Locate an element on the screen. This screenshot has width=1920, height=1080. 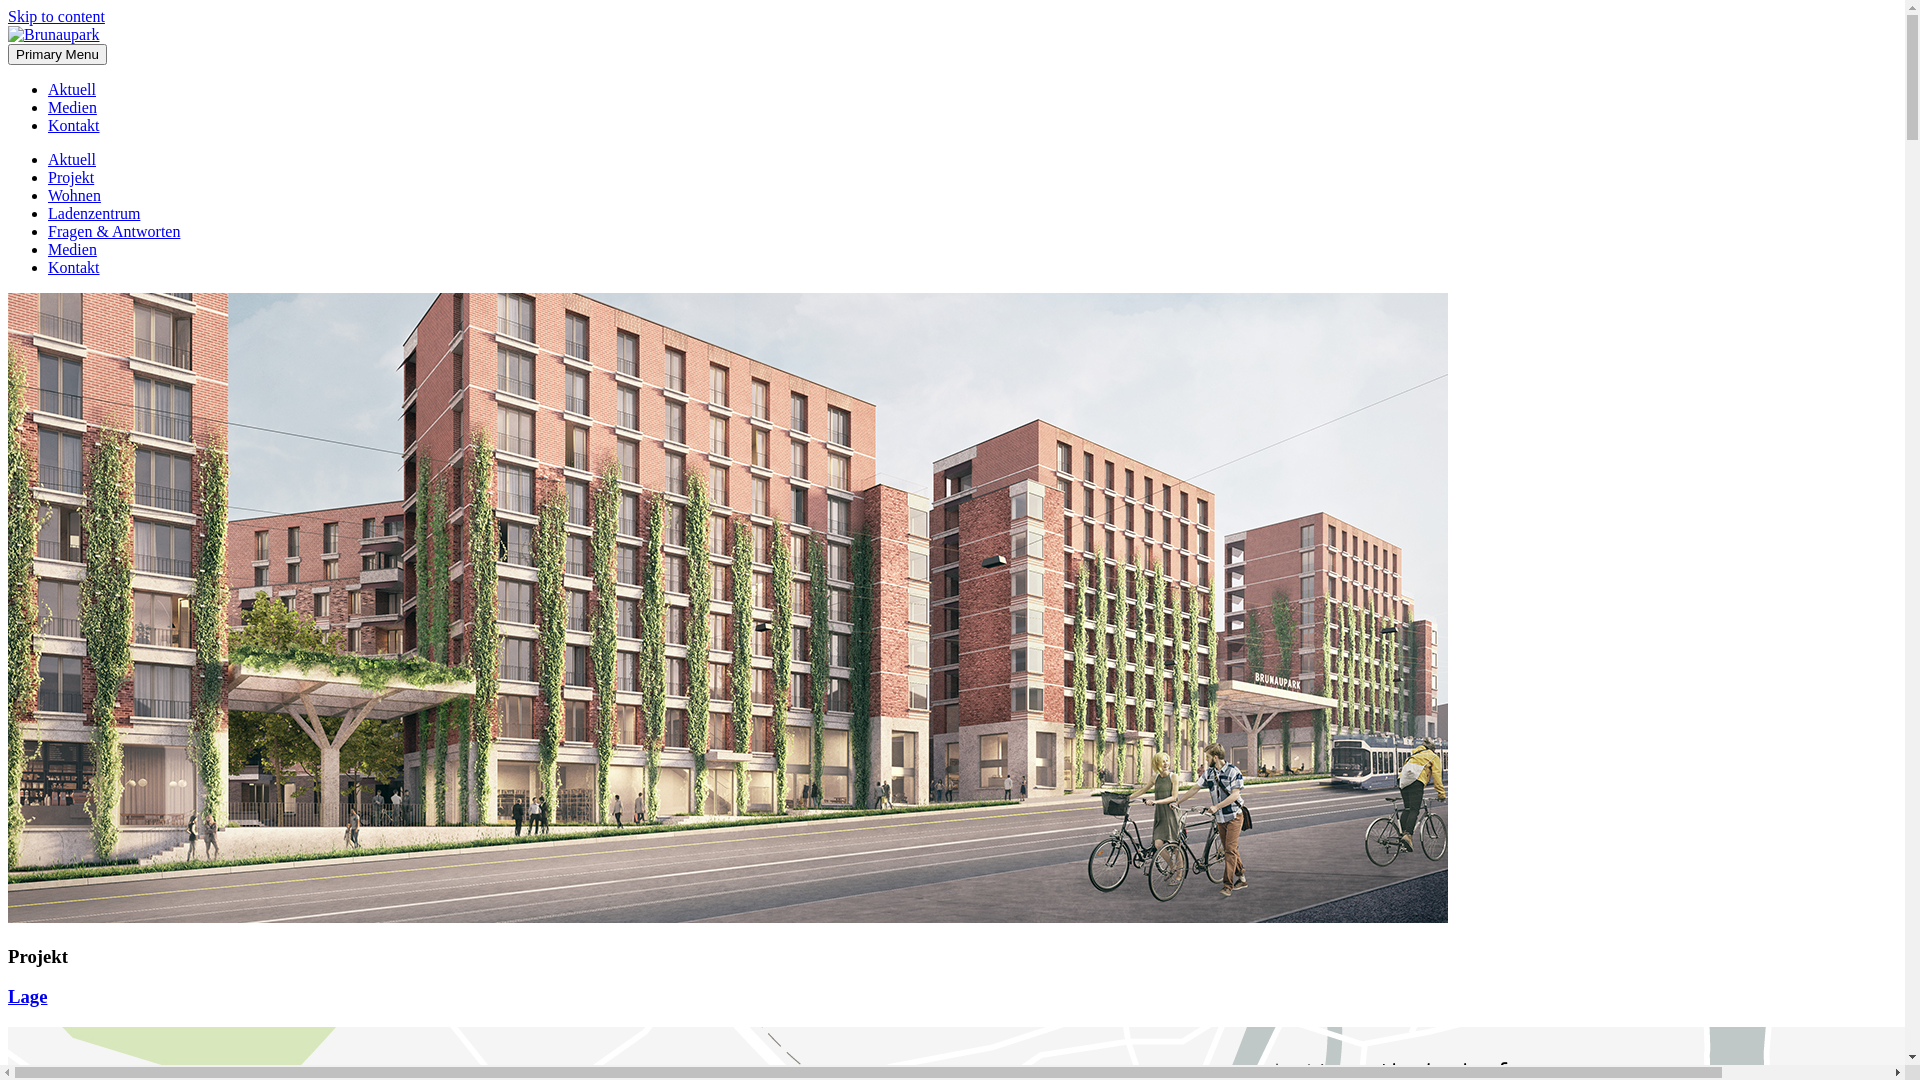
'Projekt' is located at coordinates (71, 176).